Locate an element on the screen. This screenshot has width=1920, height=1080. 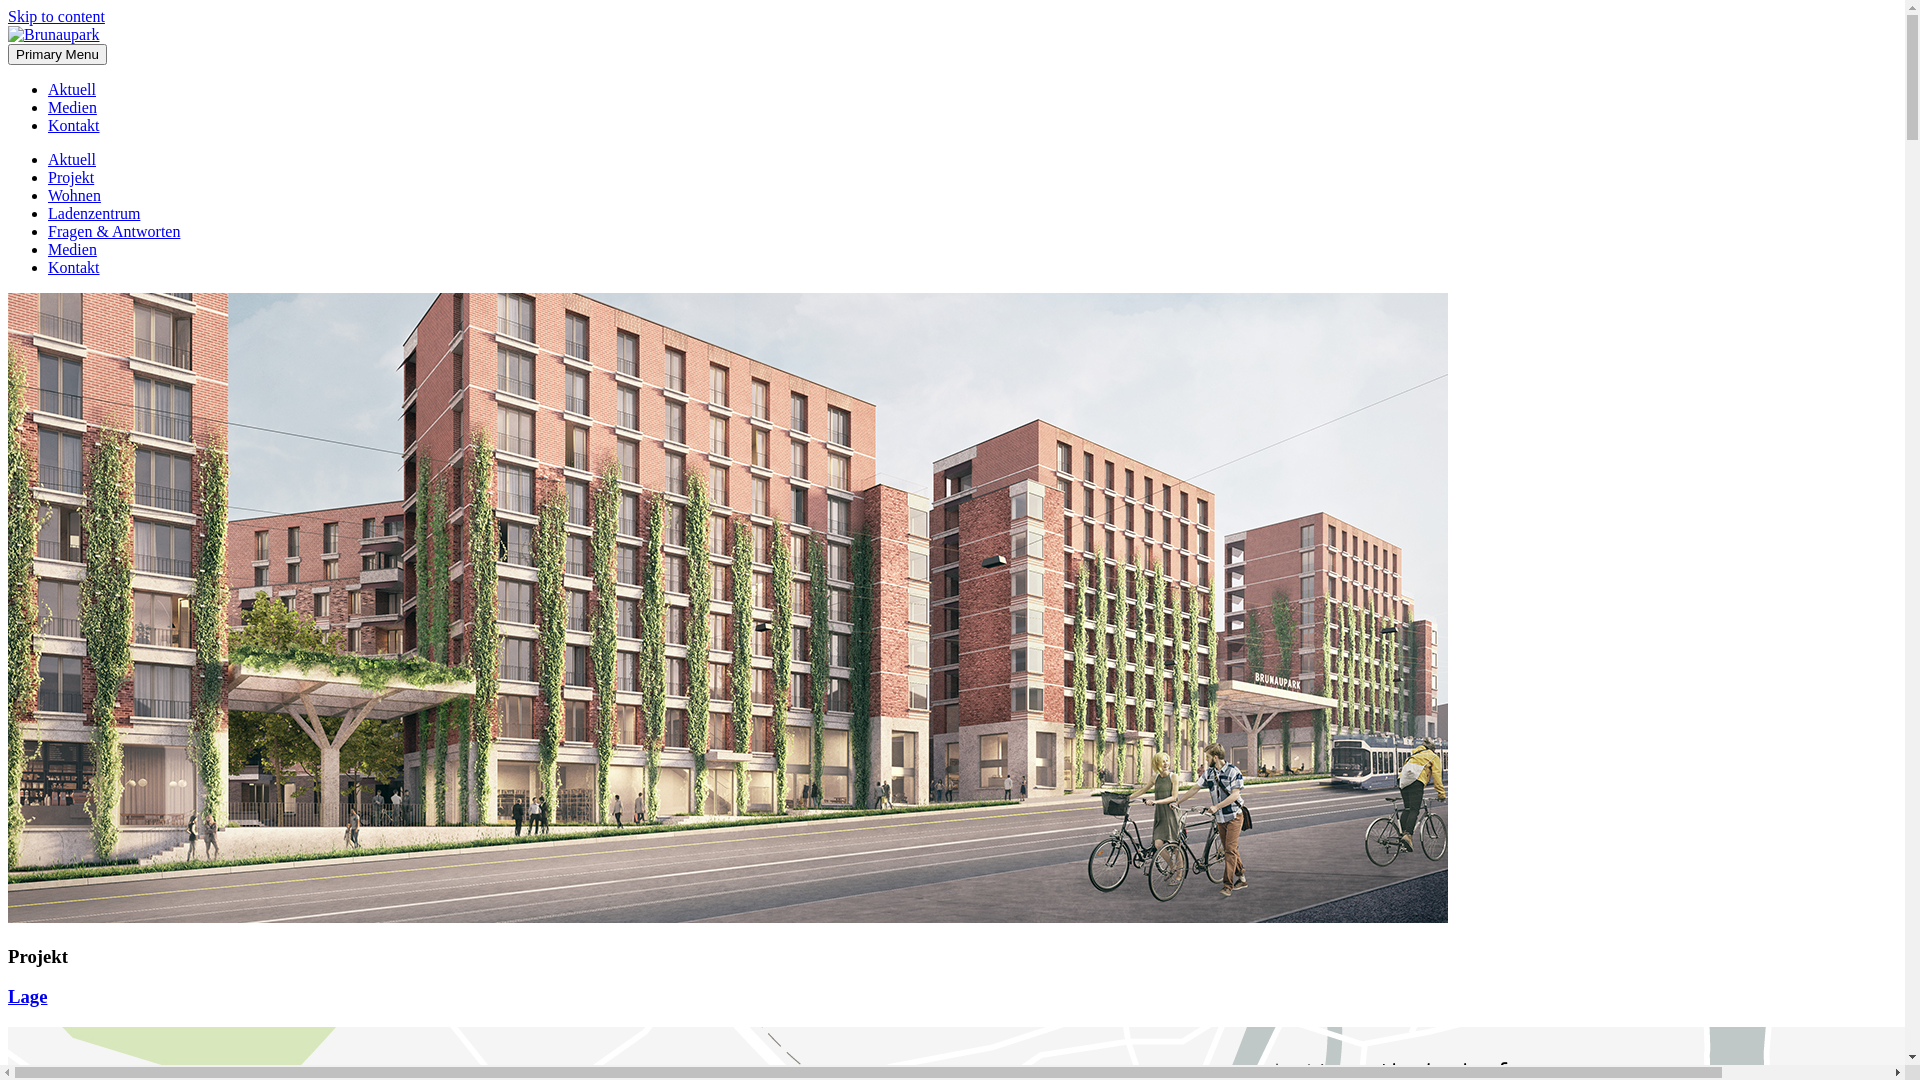
'Projekt' is located at coordinates (71, 176).